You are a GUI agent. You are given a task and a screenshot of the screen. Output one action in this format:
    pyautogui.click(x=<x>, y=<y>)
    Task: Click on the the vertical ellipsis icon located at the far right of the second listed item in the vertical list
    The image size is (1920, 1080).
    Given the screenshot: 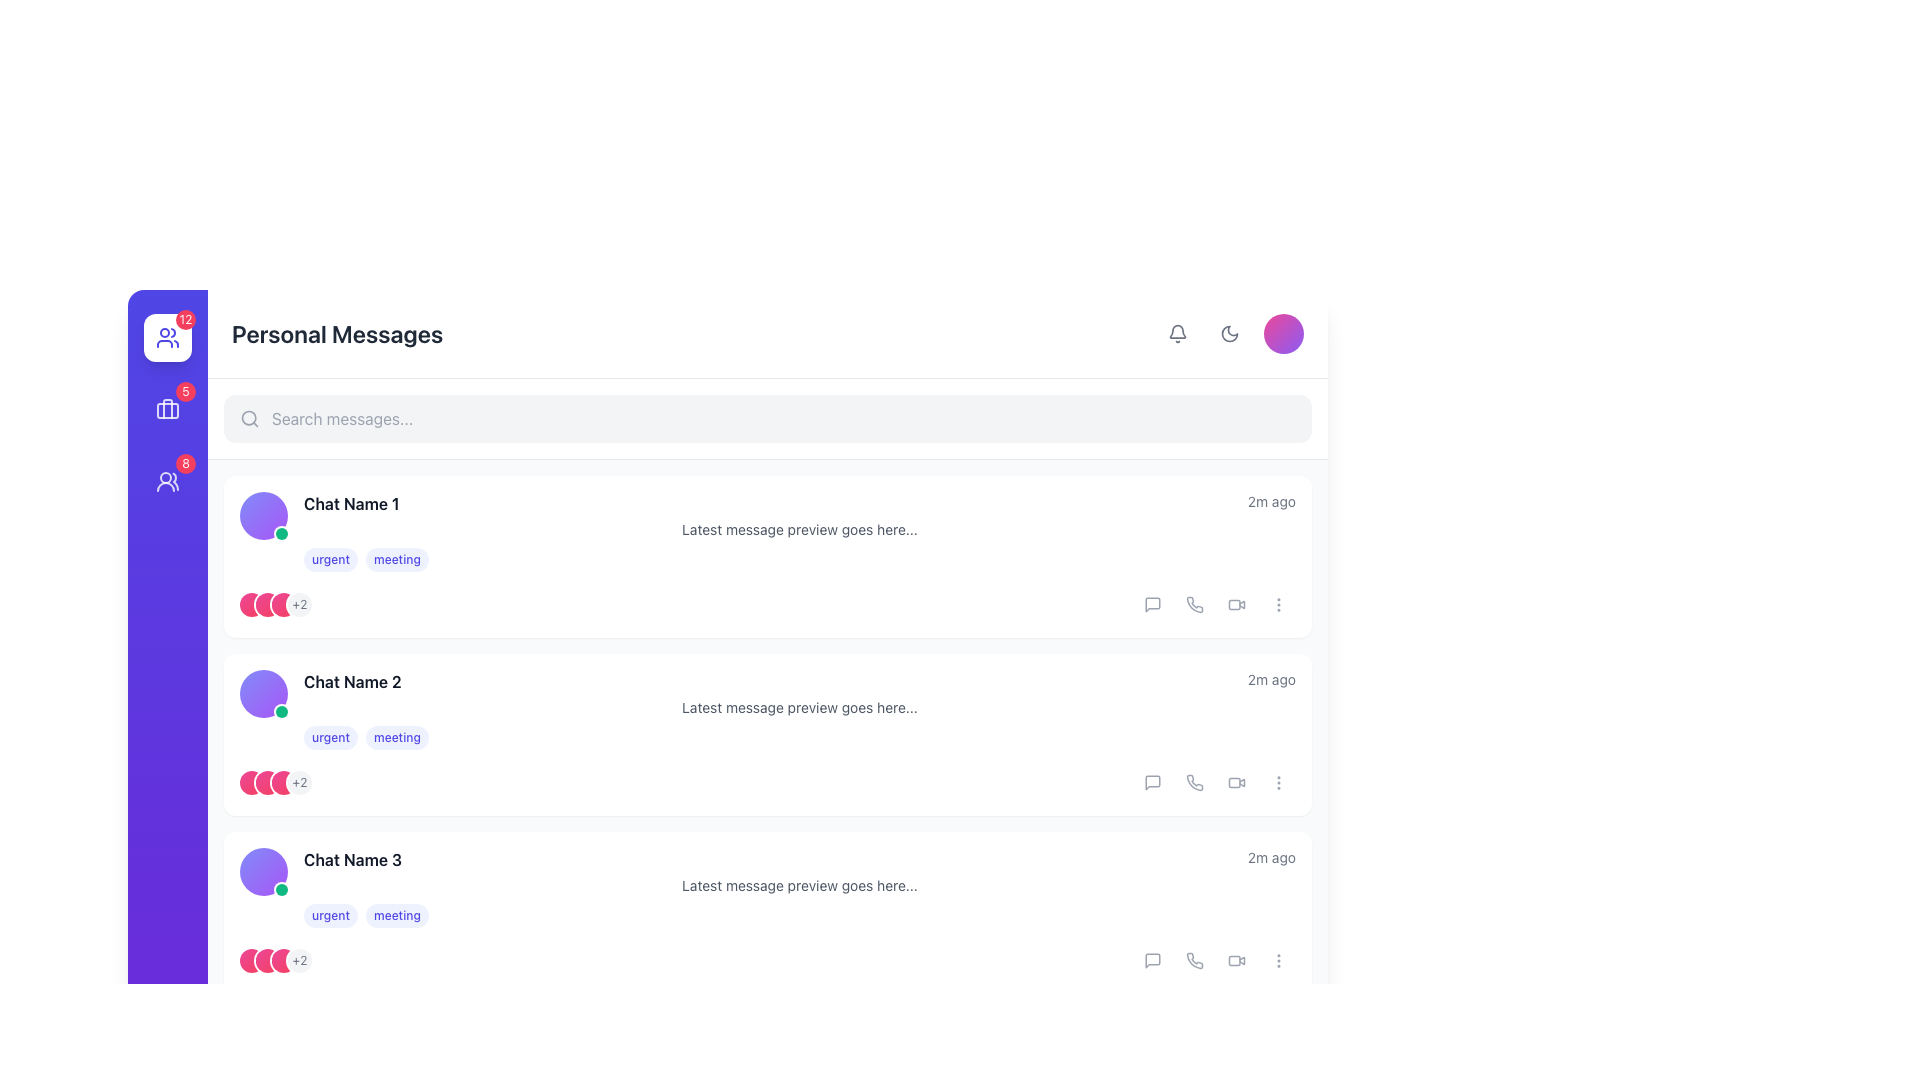 What is the action you would take?
    pyautogui.click(x=1277, y=604)
    